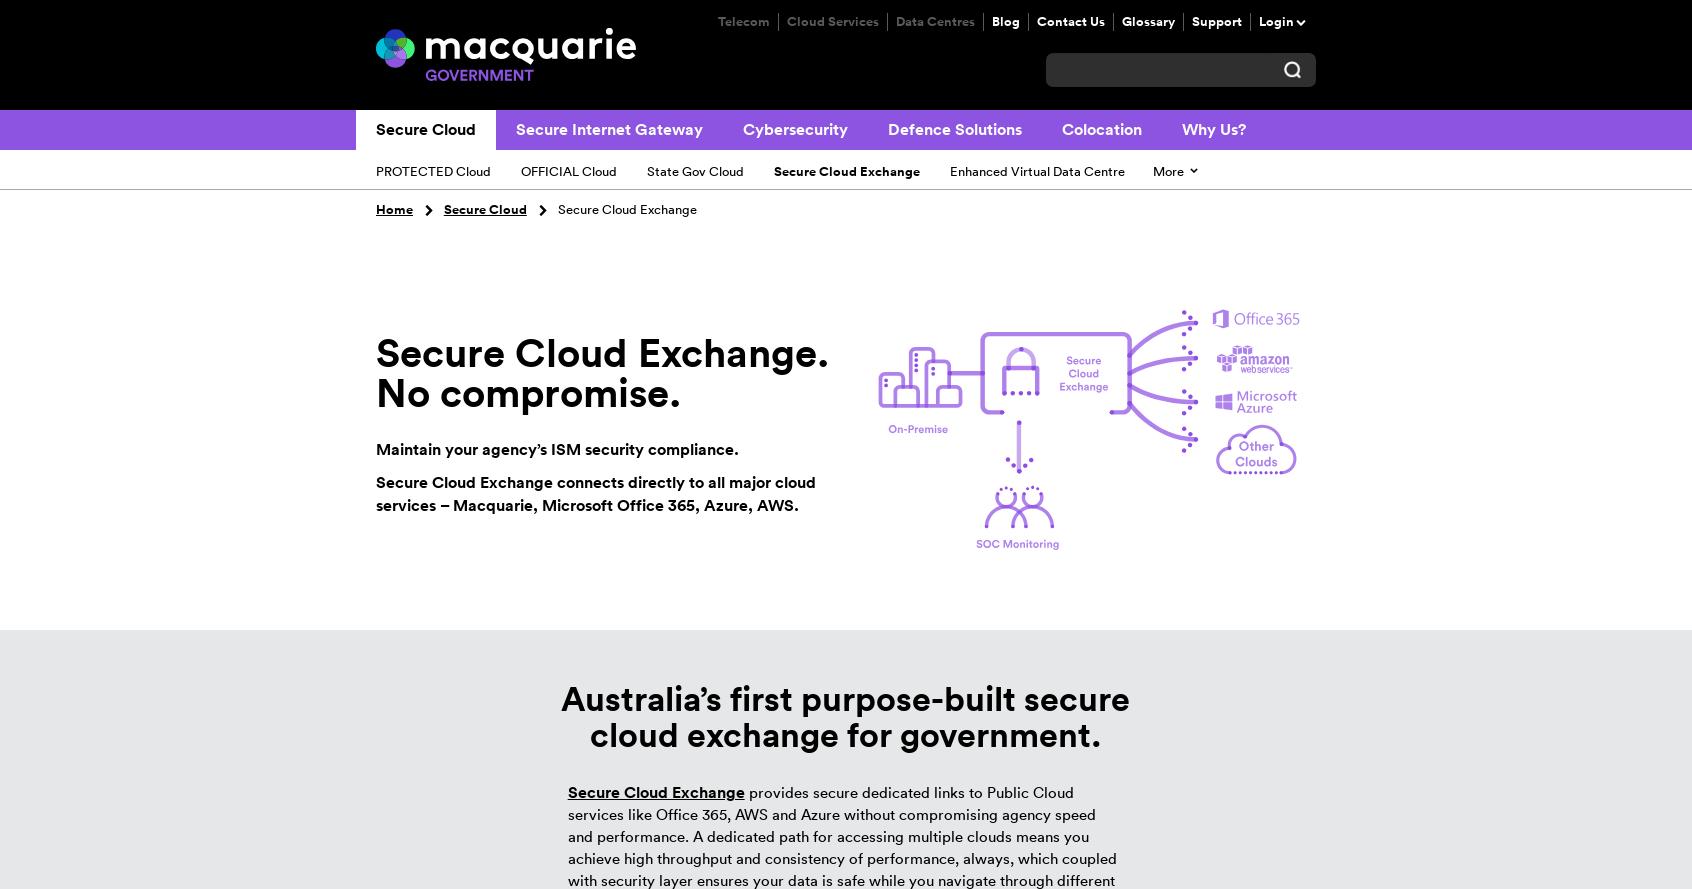 This screenshot has width=1692, height=889. What do you see at coordinates (394, 208) in the screenshot?
I see `'Home'` at bounding box center [394, 208].